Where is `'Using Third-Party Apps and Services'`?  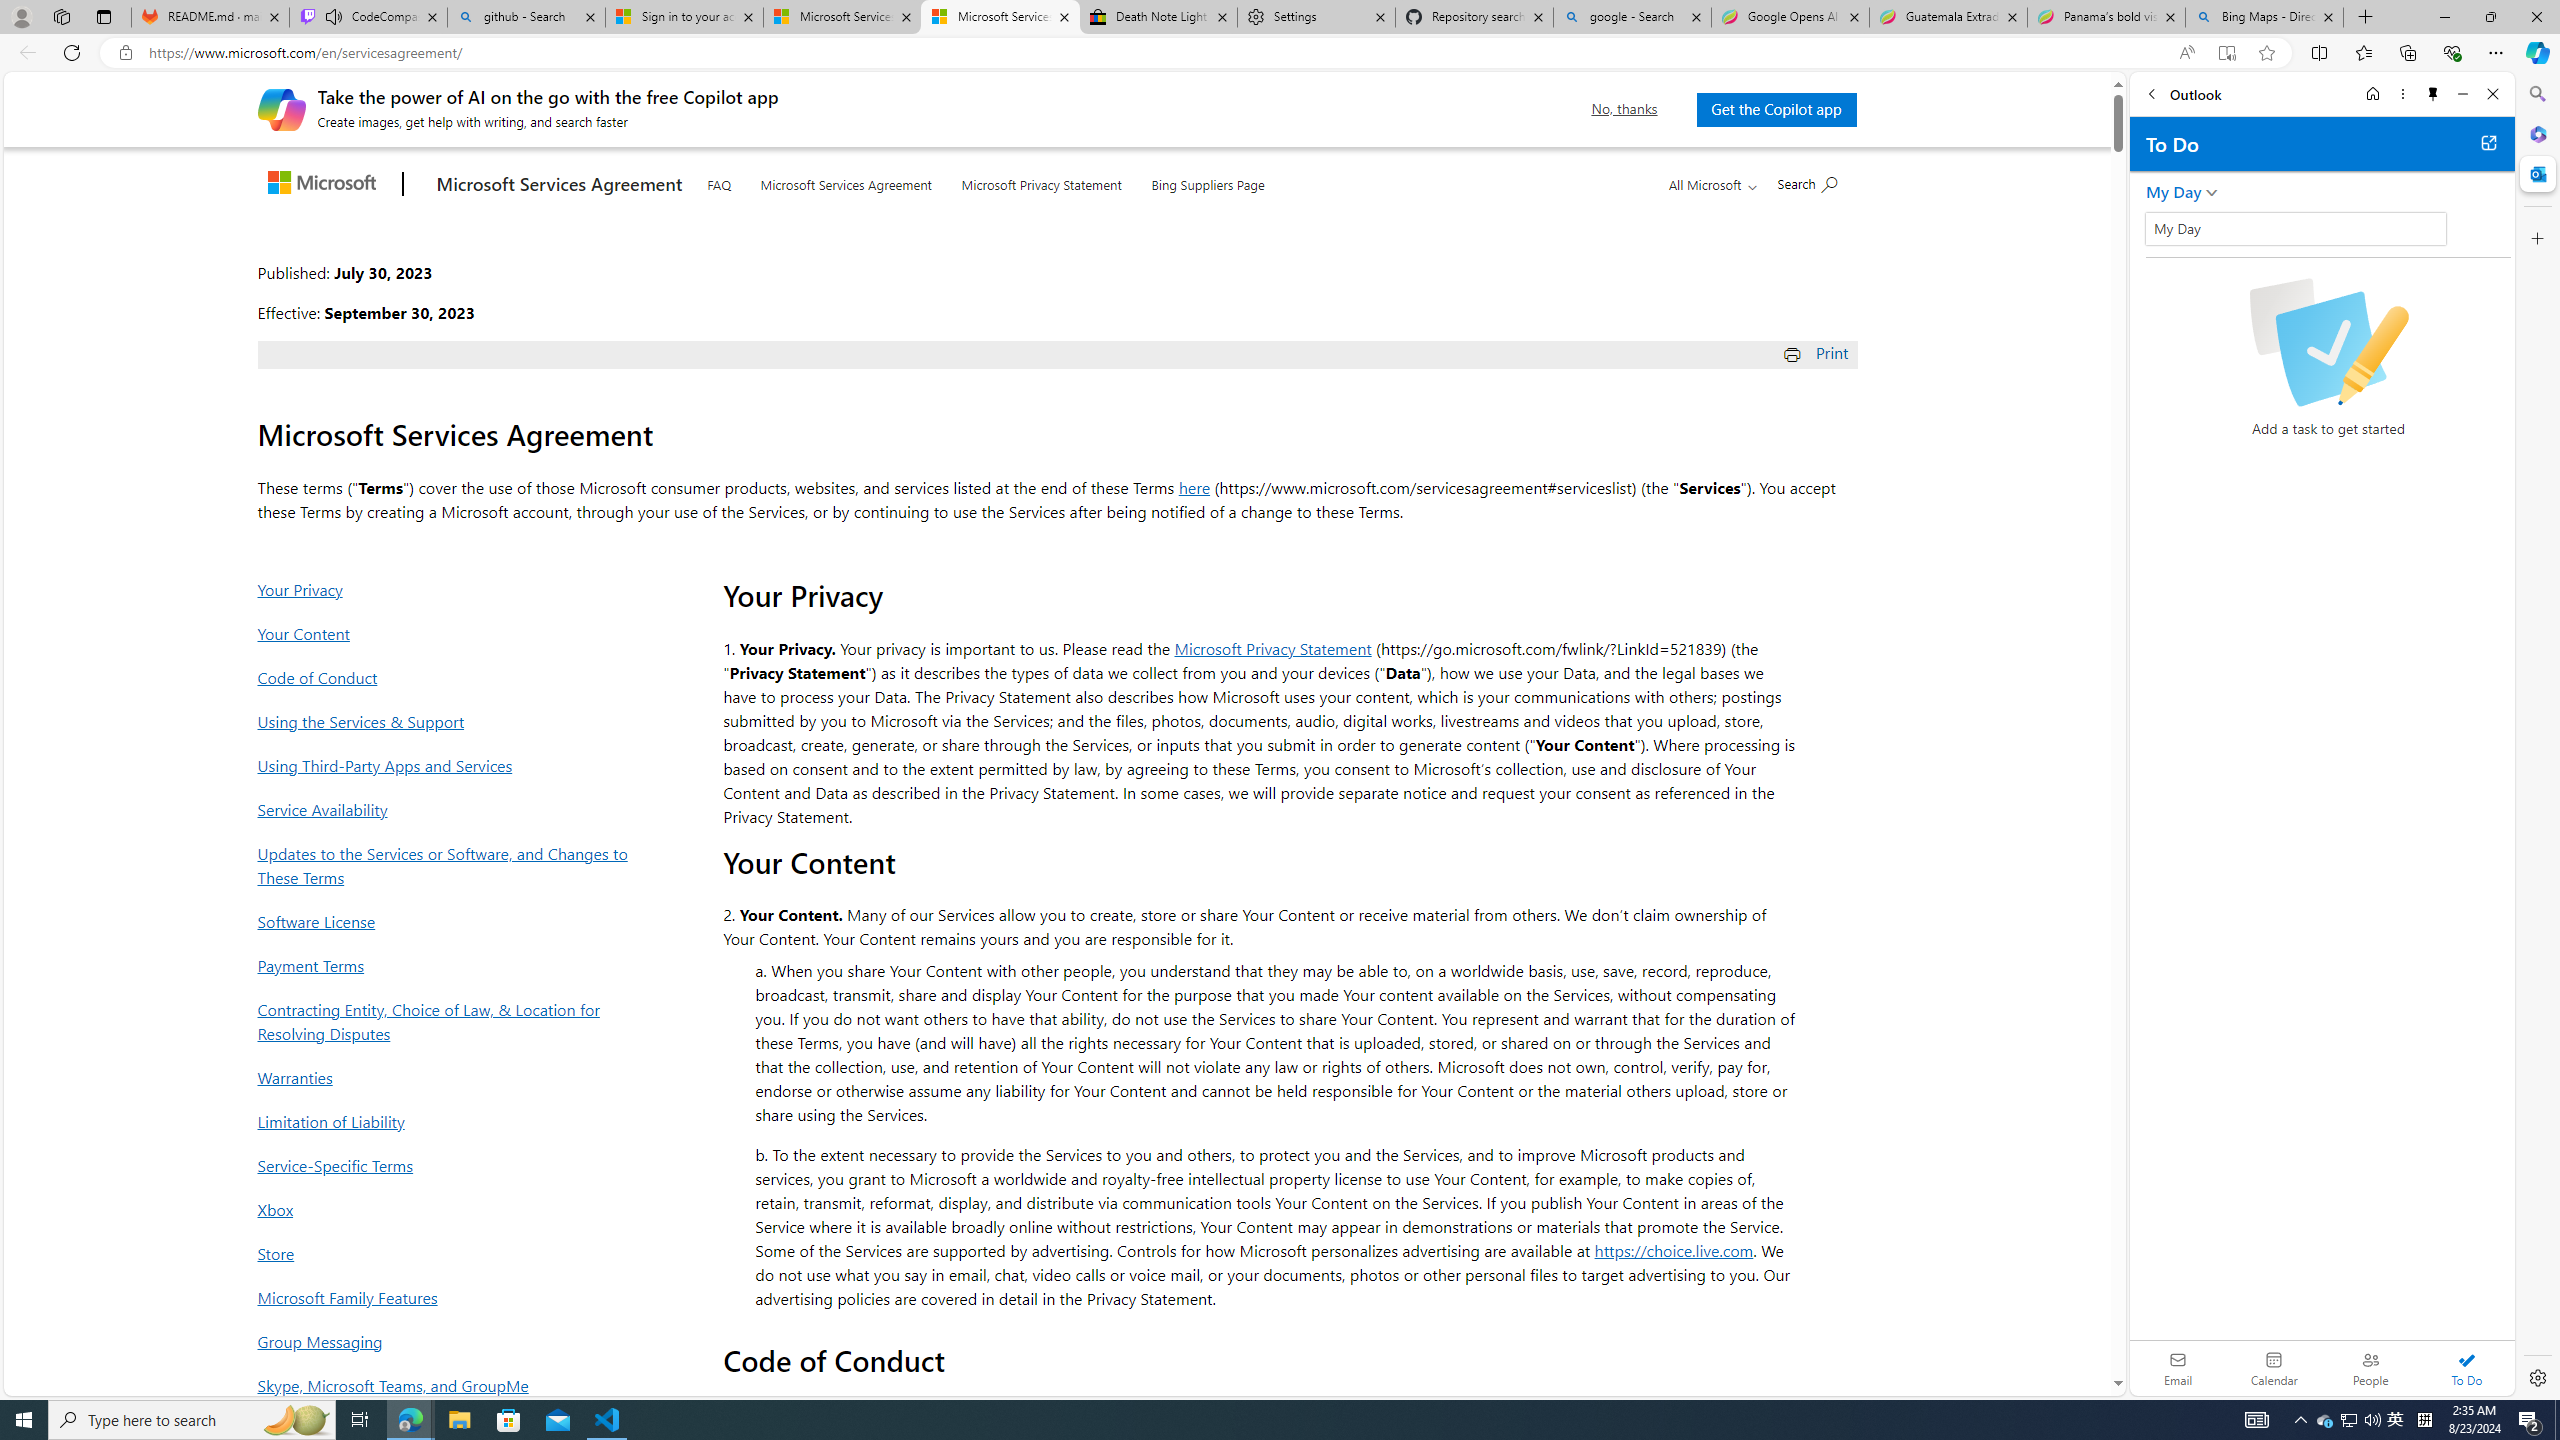
'Using Third-Party Apps and Services' is located at coordinates (448, 765).